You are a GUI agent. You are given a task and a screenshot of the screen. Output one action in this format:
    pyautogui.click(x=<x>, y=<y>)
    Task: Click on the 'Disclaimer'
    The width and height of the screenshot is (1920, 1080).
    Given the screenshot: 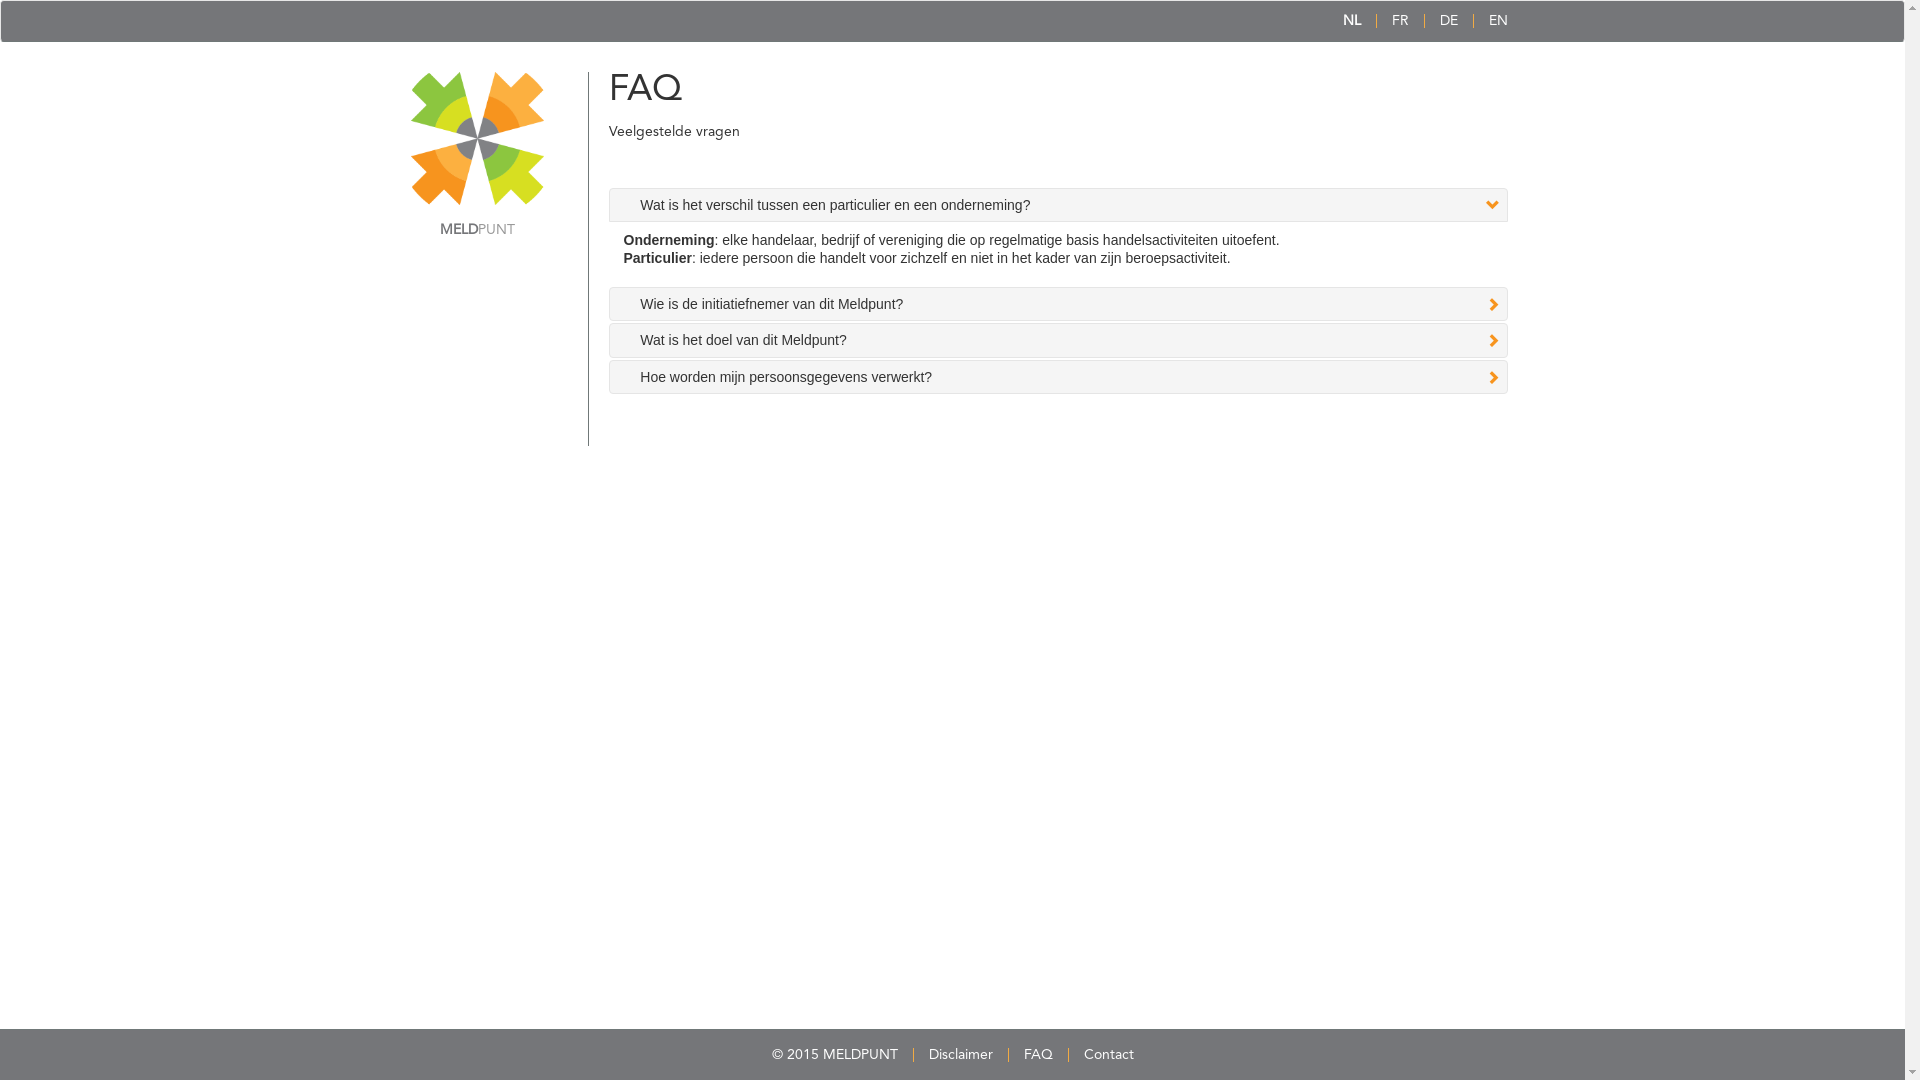 What is the action you would take?
    pyautogui.click(x=960, y=1054)
    